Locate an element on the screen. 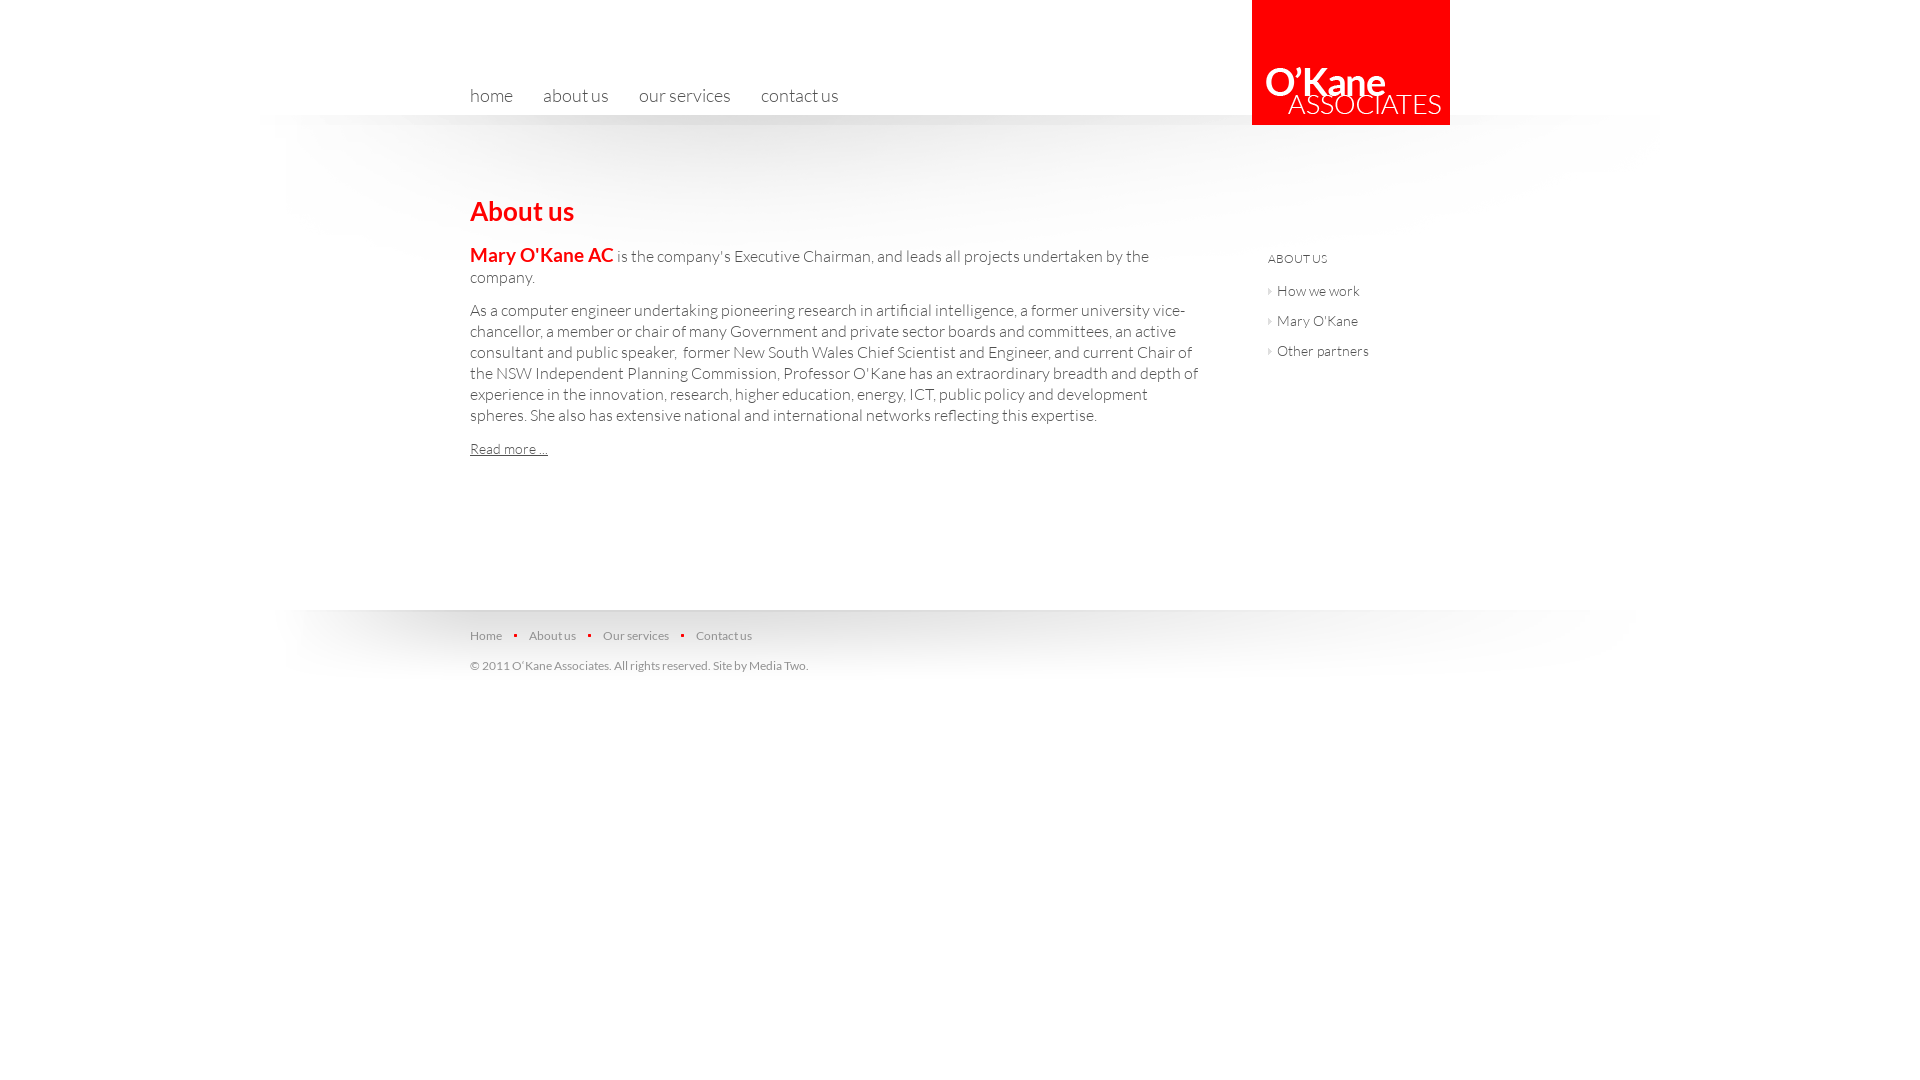  'Other partners' is located at coordinates (1350, 352).